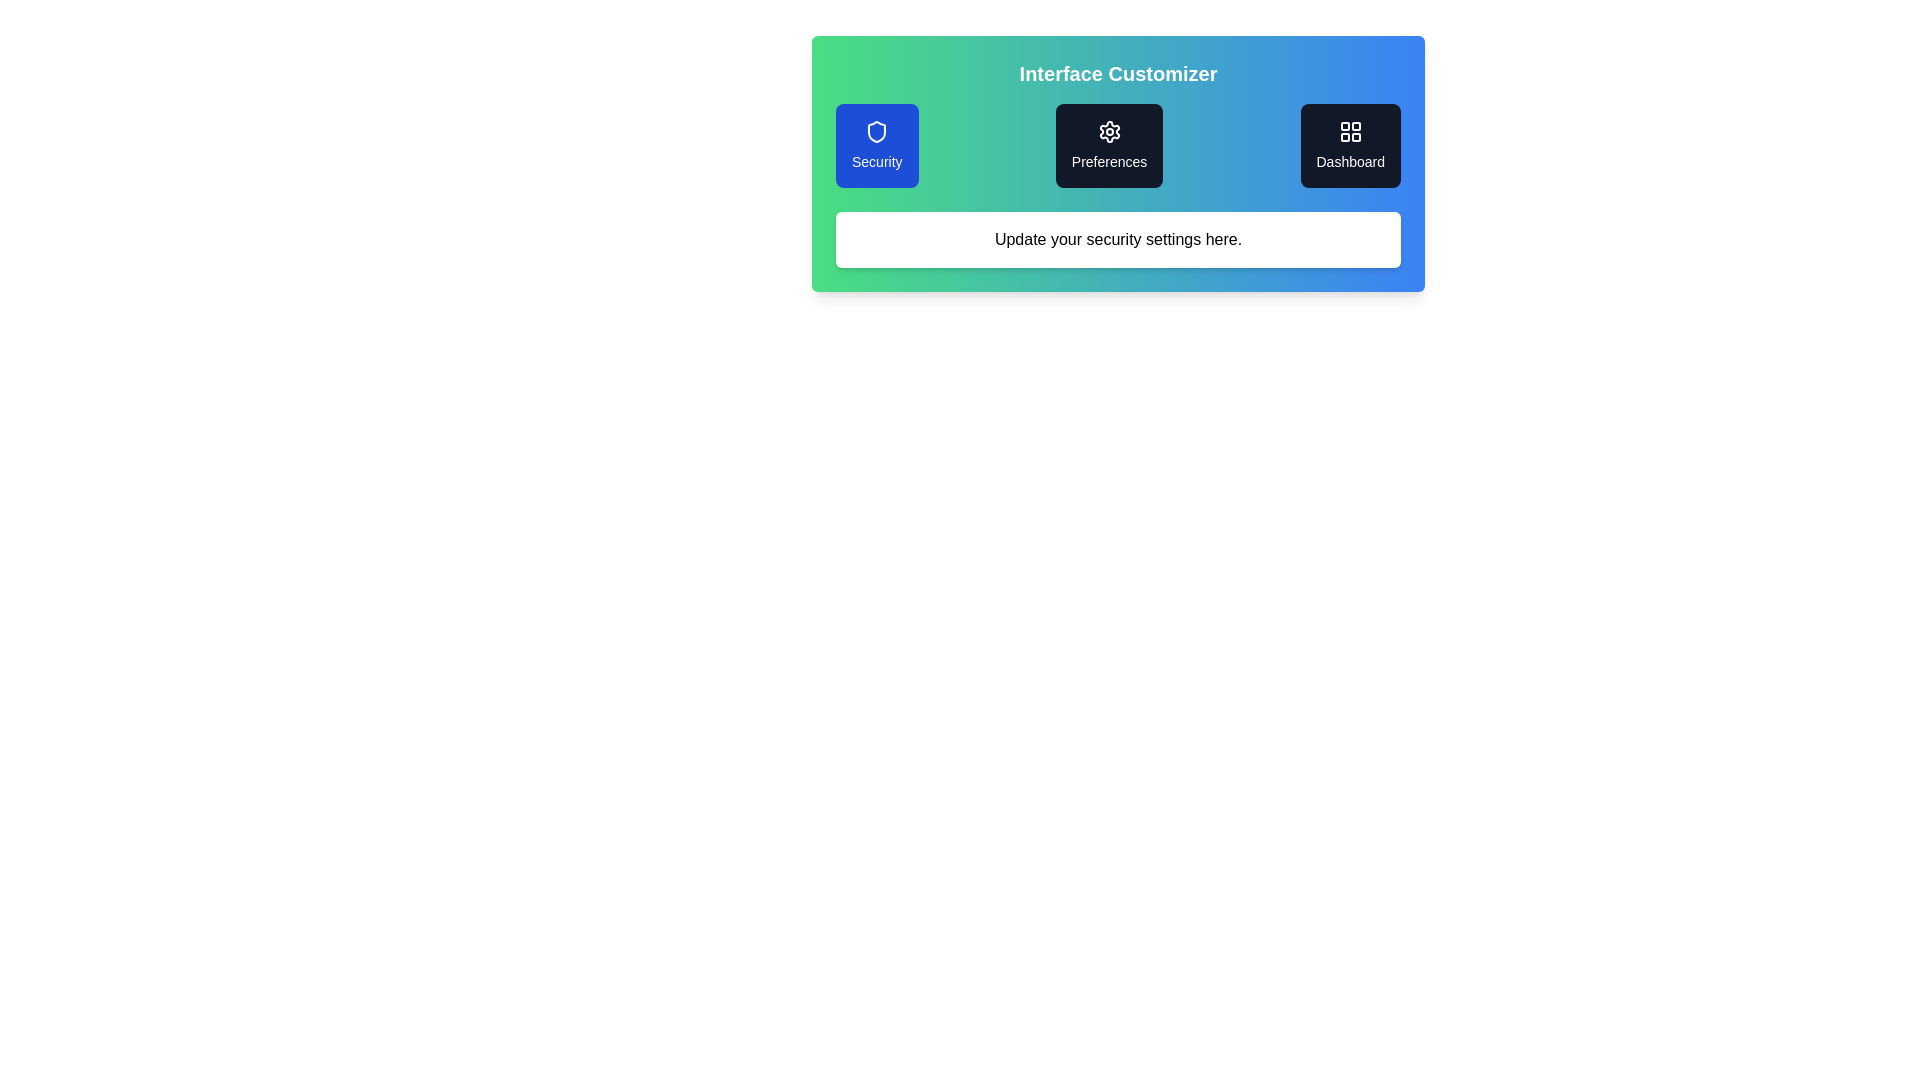  Describe the element at coordinates (1117, 238) in the screenshot. I see `the informational text block that provides a prompt regarding updating security settings, located below 'Security,' 'Preferences,' and 'Dashboard.'` at that location.